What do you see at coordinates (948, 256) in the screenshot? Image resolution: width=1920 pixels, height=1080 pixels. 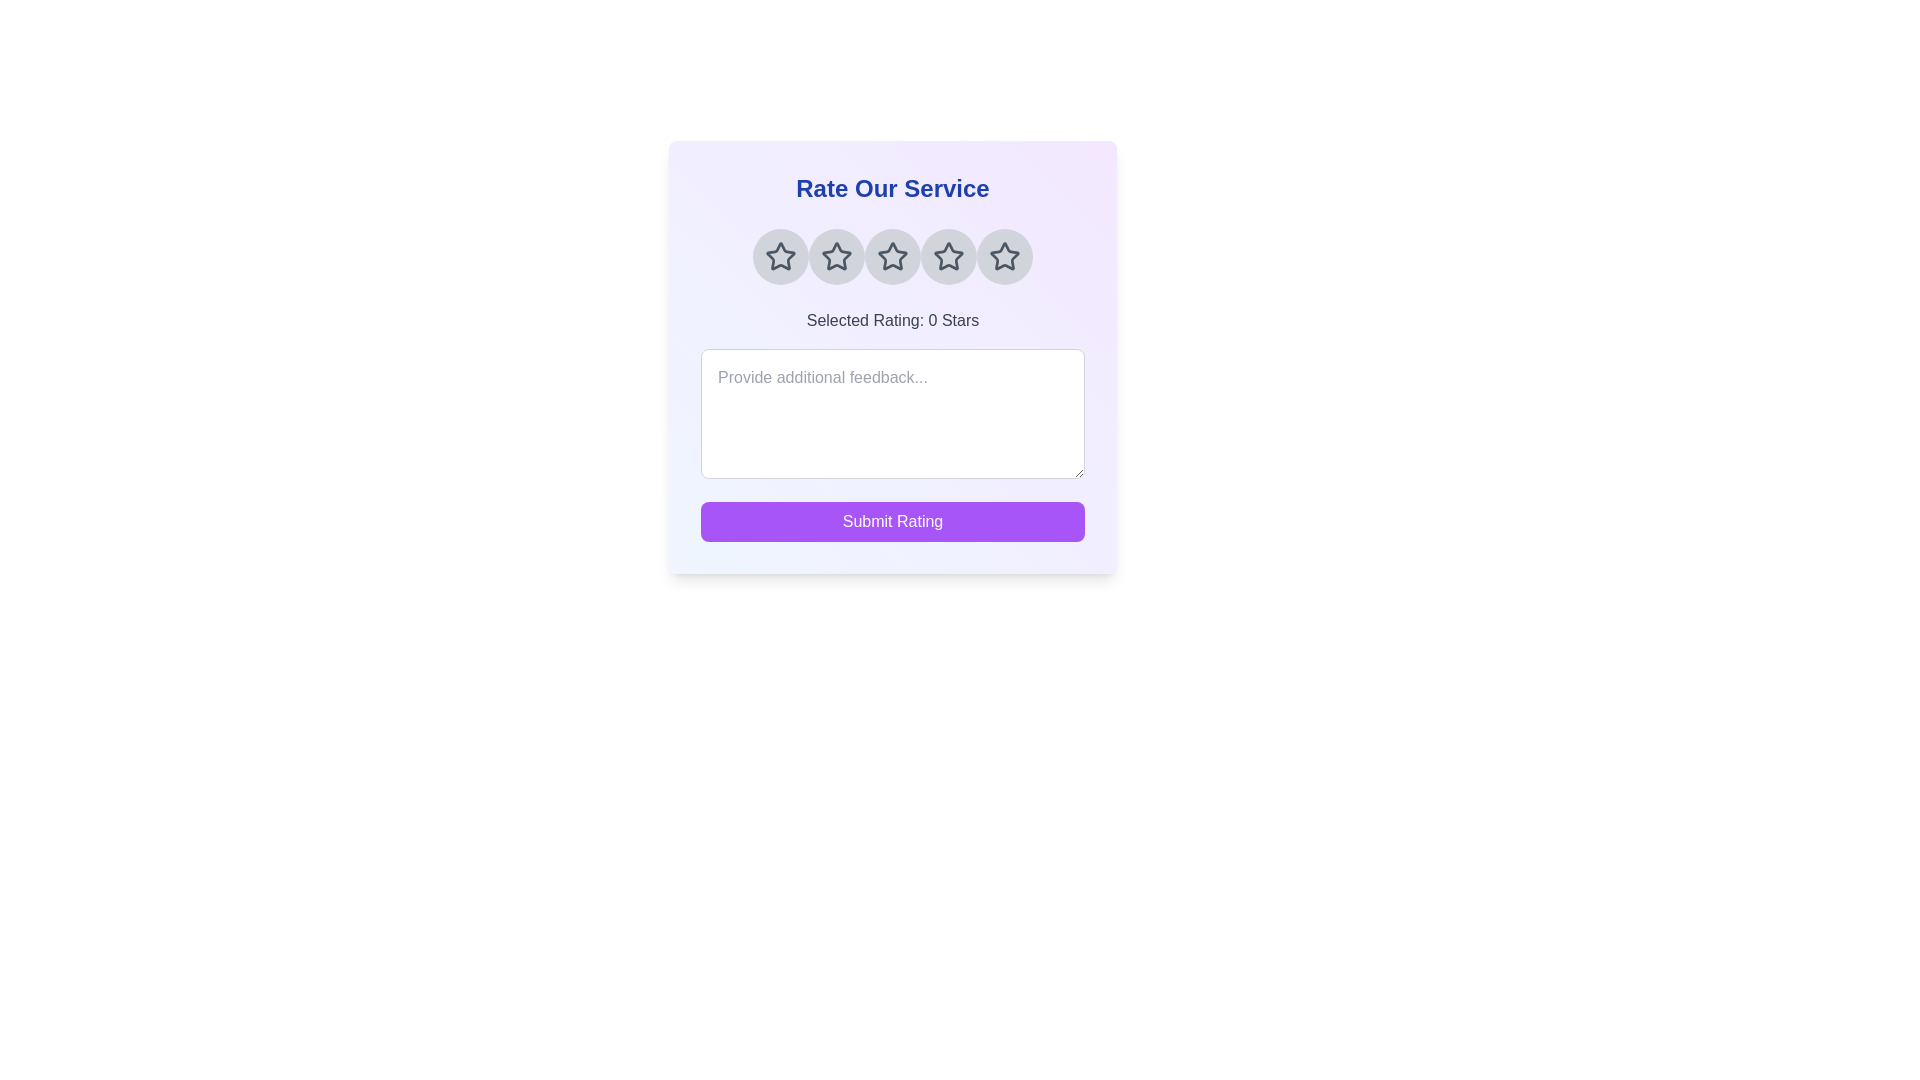 I see `the star corresponding to the desired rating 4` at bounding box center [948, 256].